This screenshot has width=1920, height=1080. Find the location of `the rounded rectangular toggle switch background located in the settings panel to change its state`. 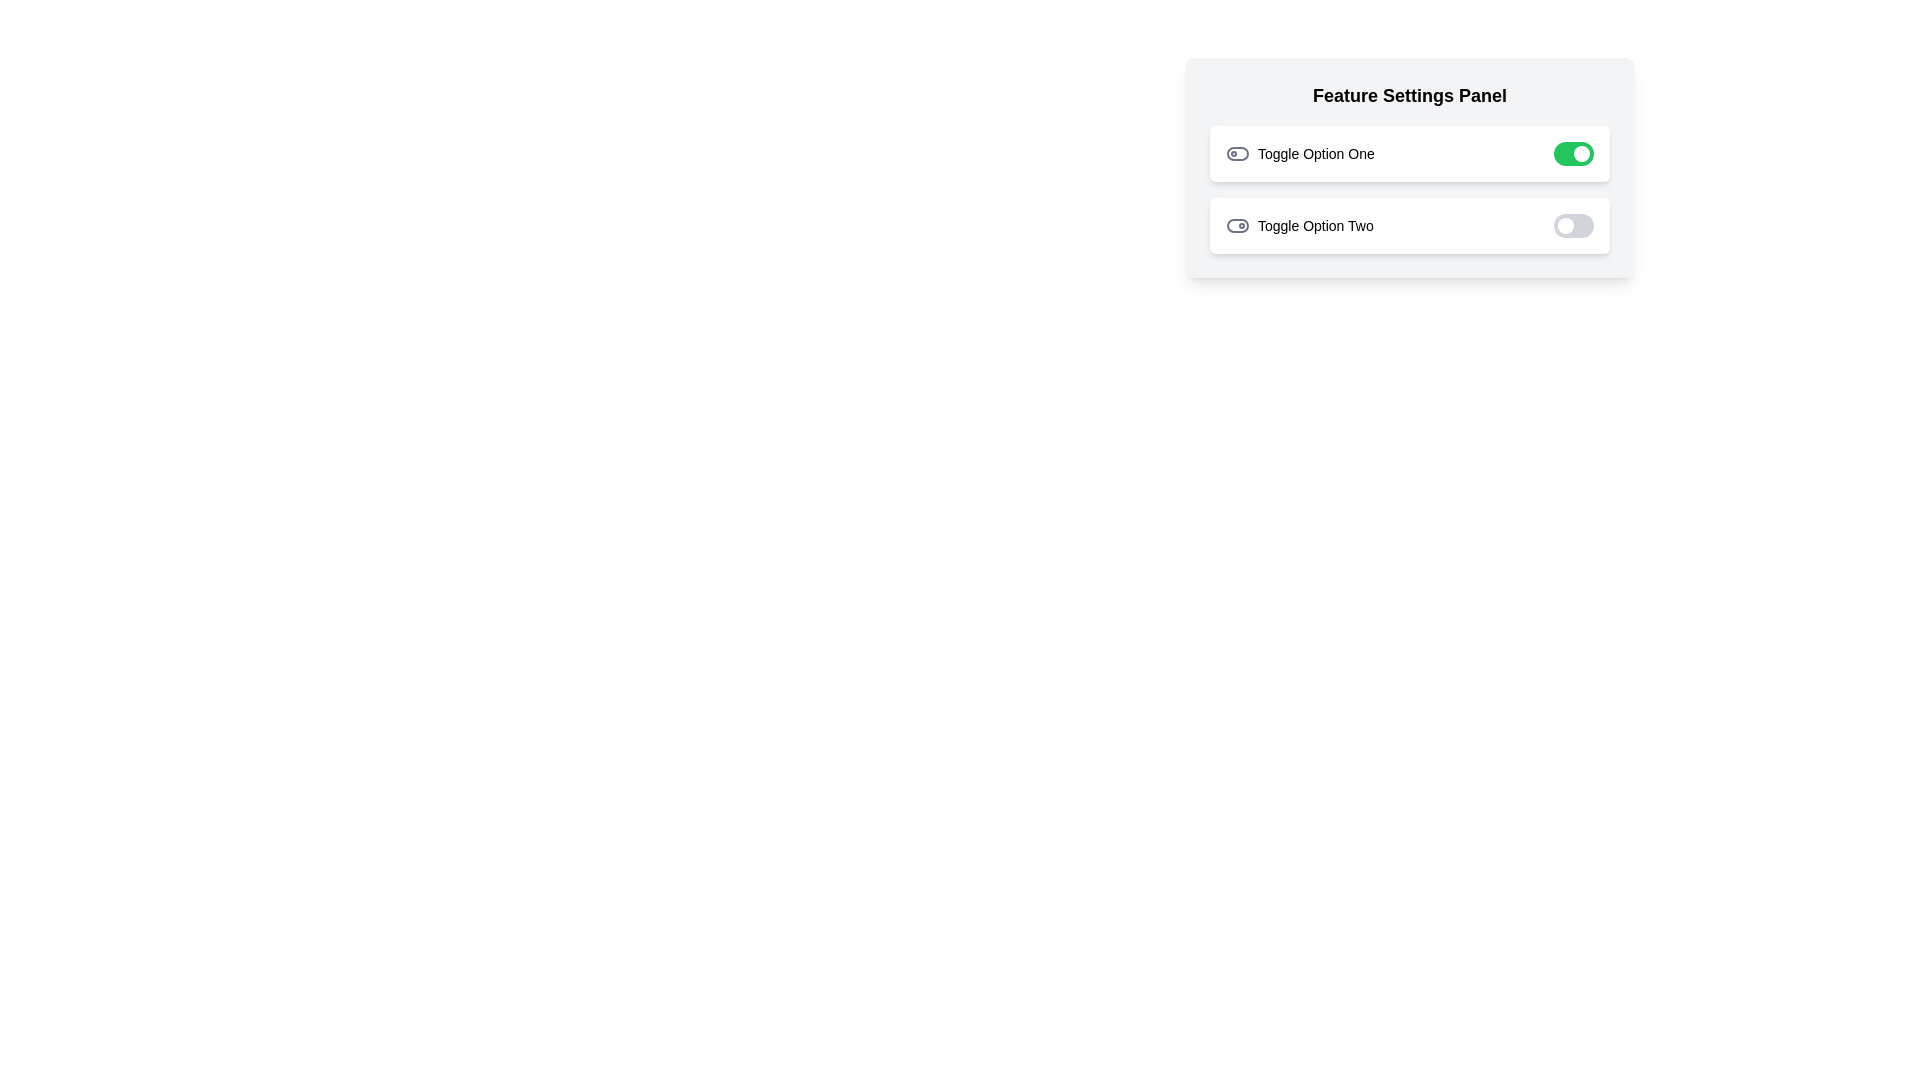

the rounded rectangular toggle switch background located in the settings panel to change its state is located at coordinates (1237, 153).